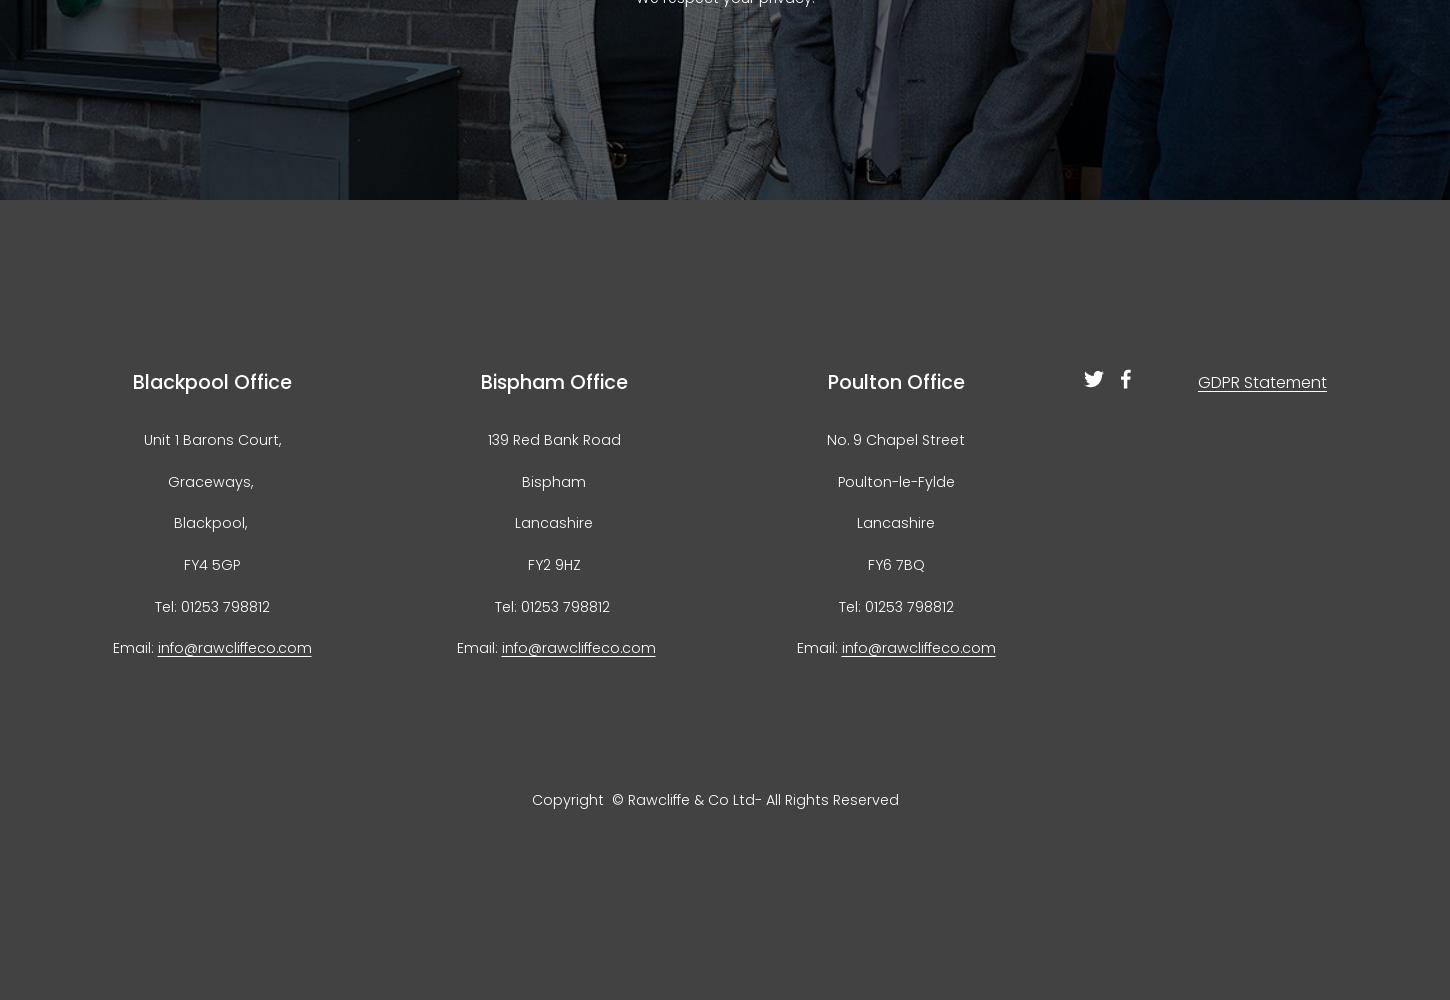 This screenshot has width=1450, height=1000. I want to click on 'Poulton Office', so click(894, 381).